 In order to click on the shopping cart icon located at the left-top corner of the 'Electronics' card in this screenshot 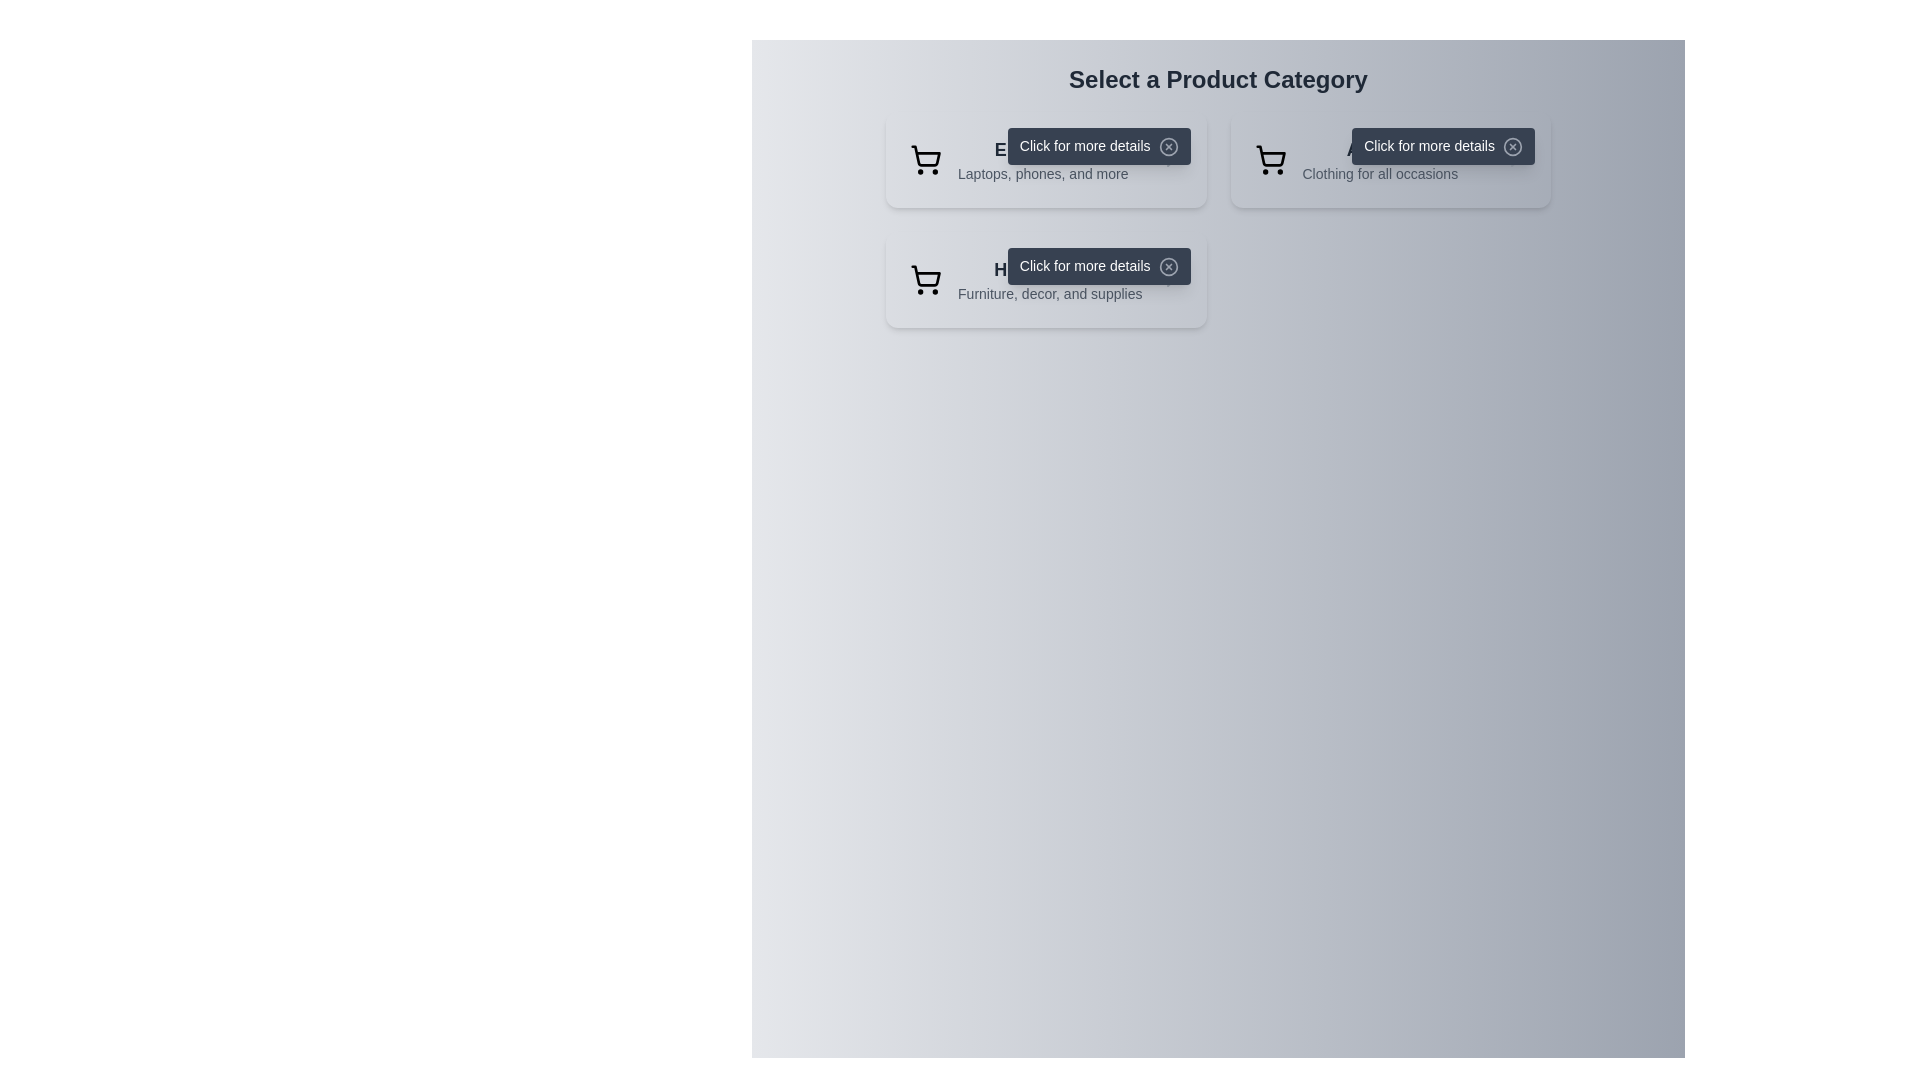, I will do `click(925, 158)`.